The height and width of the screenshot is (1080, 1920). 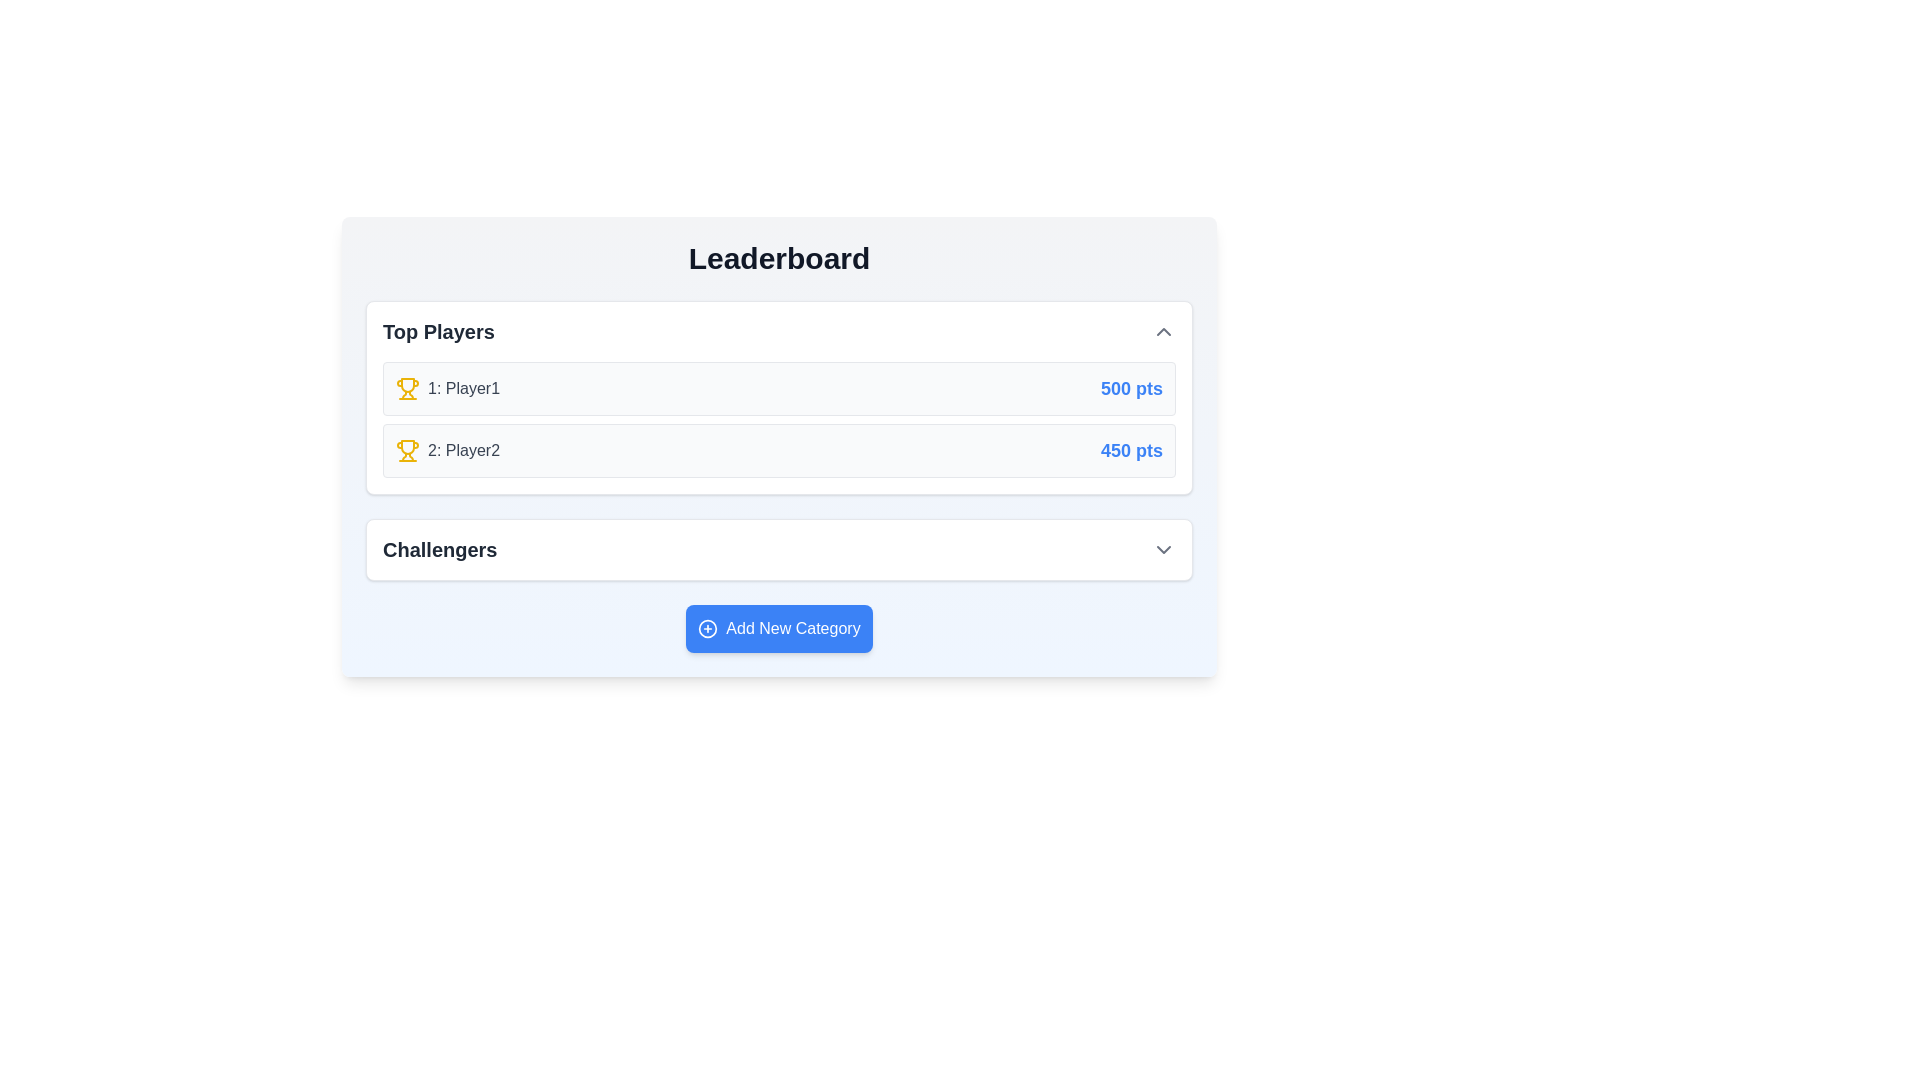 I want to click on the leaderboard section that displays ranking information for players, showing their rank, name, and points, so click(x=778, y=397).